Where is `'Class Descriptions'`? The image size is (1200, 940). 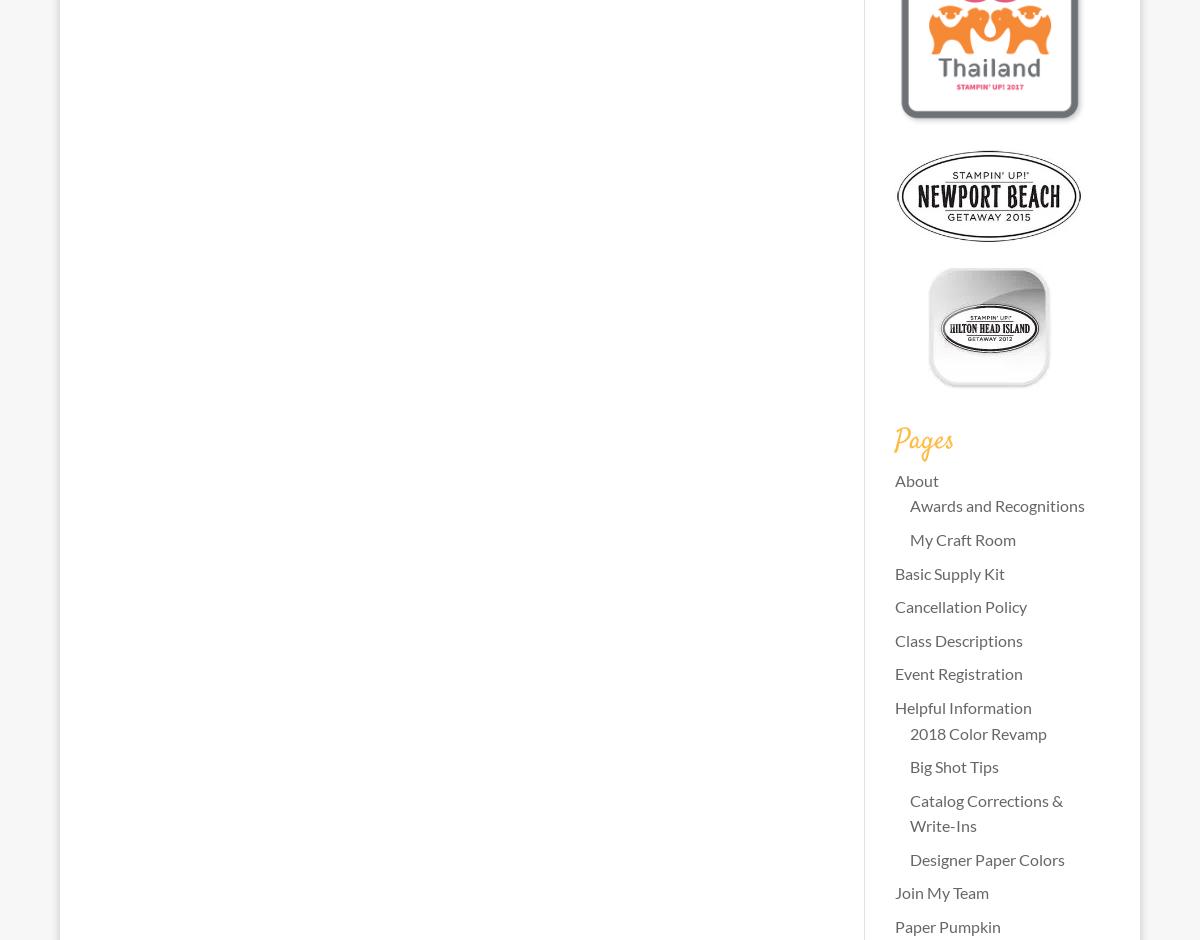
'Class Descriptions' is located at coordinates (957, 639).